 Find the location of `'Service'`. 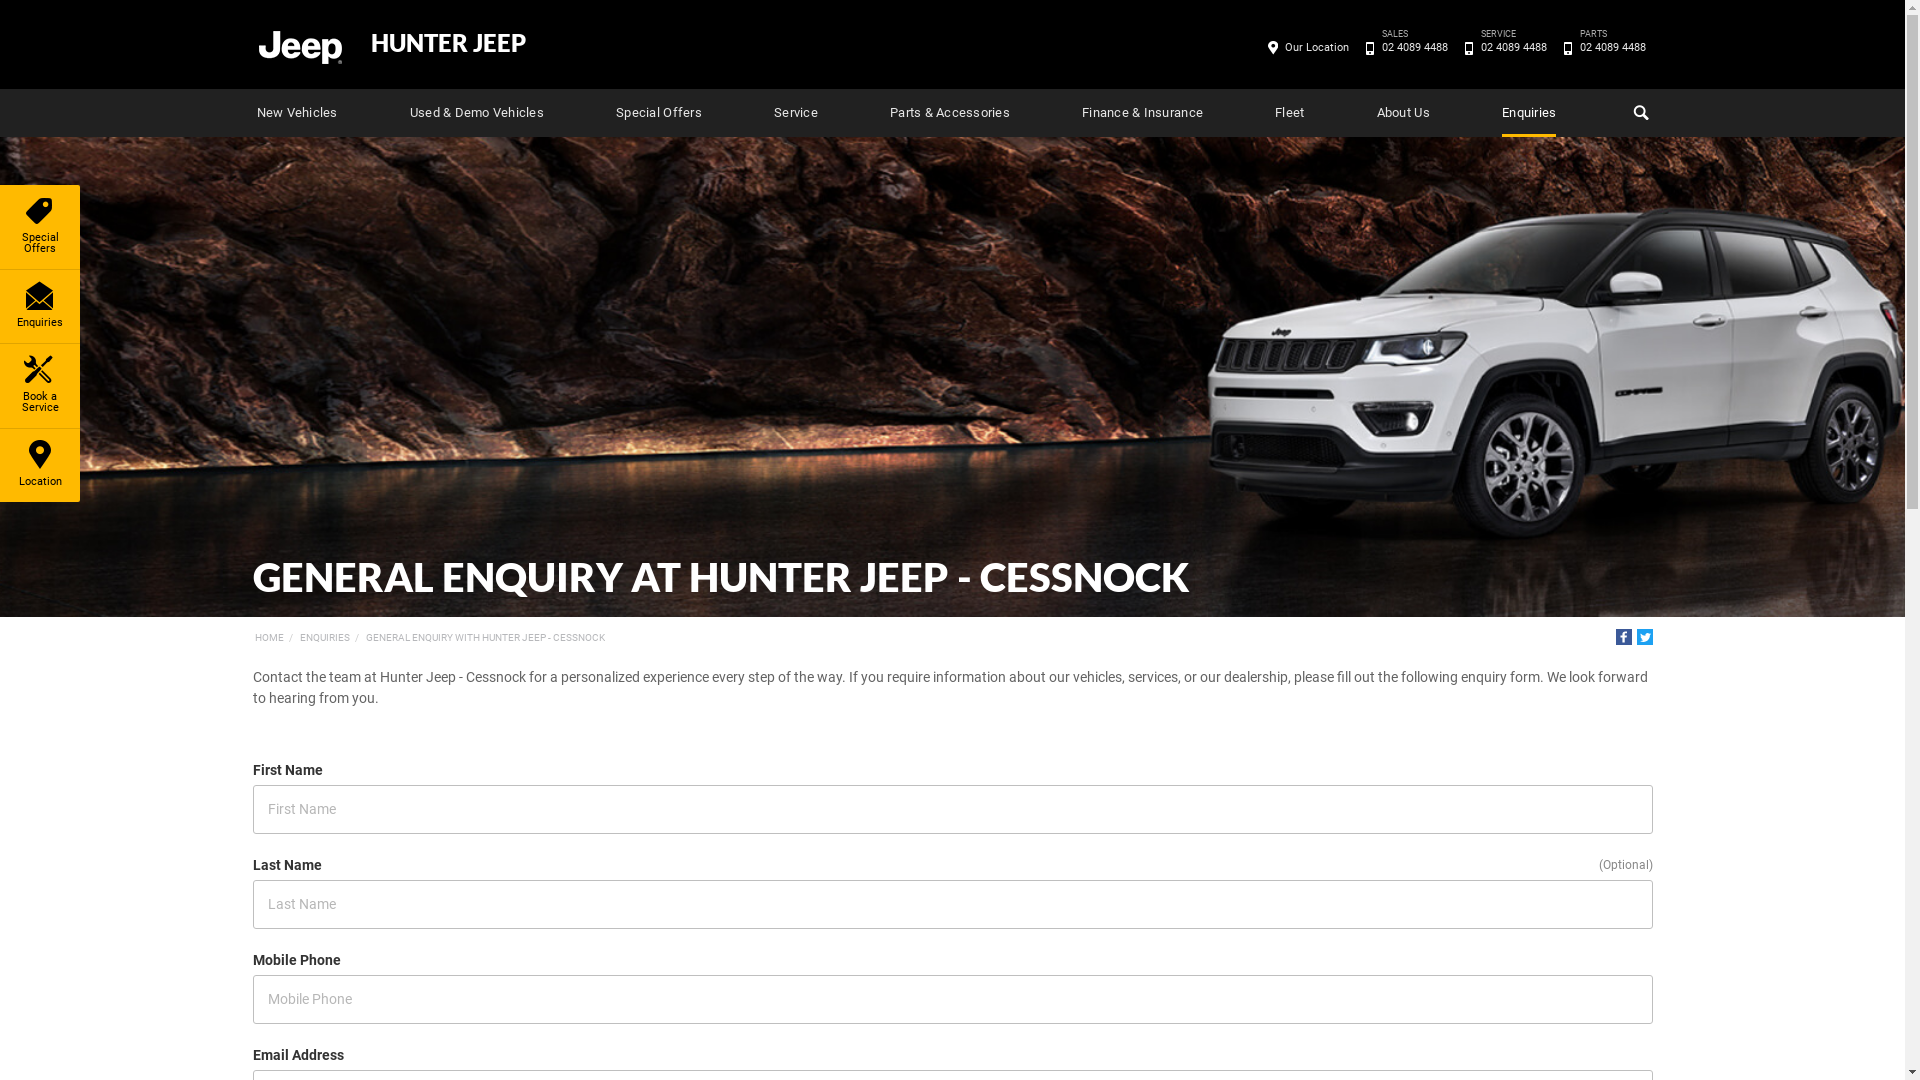

'Service' is located at coordinates (795, 112).